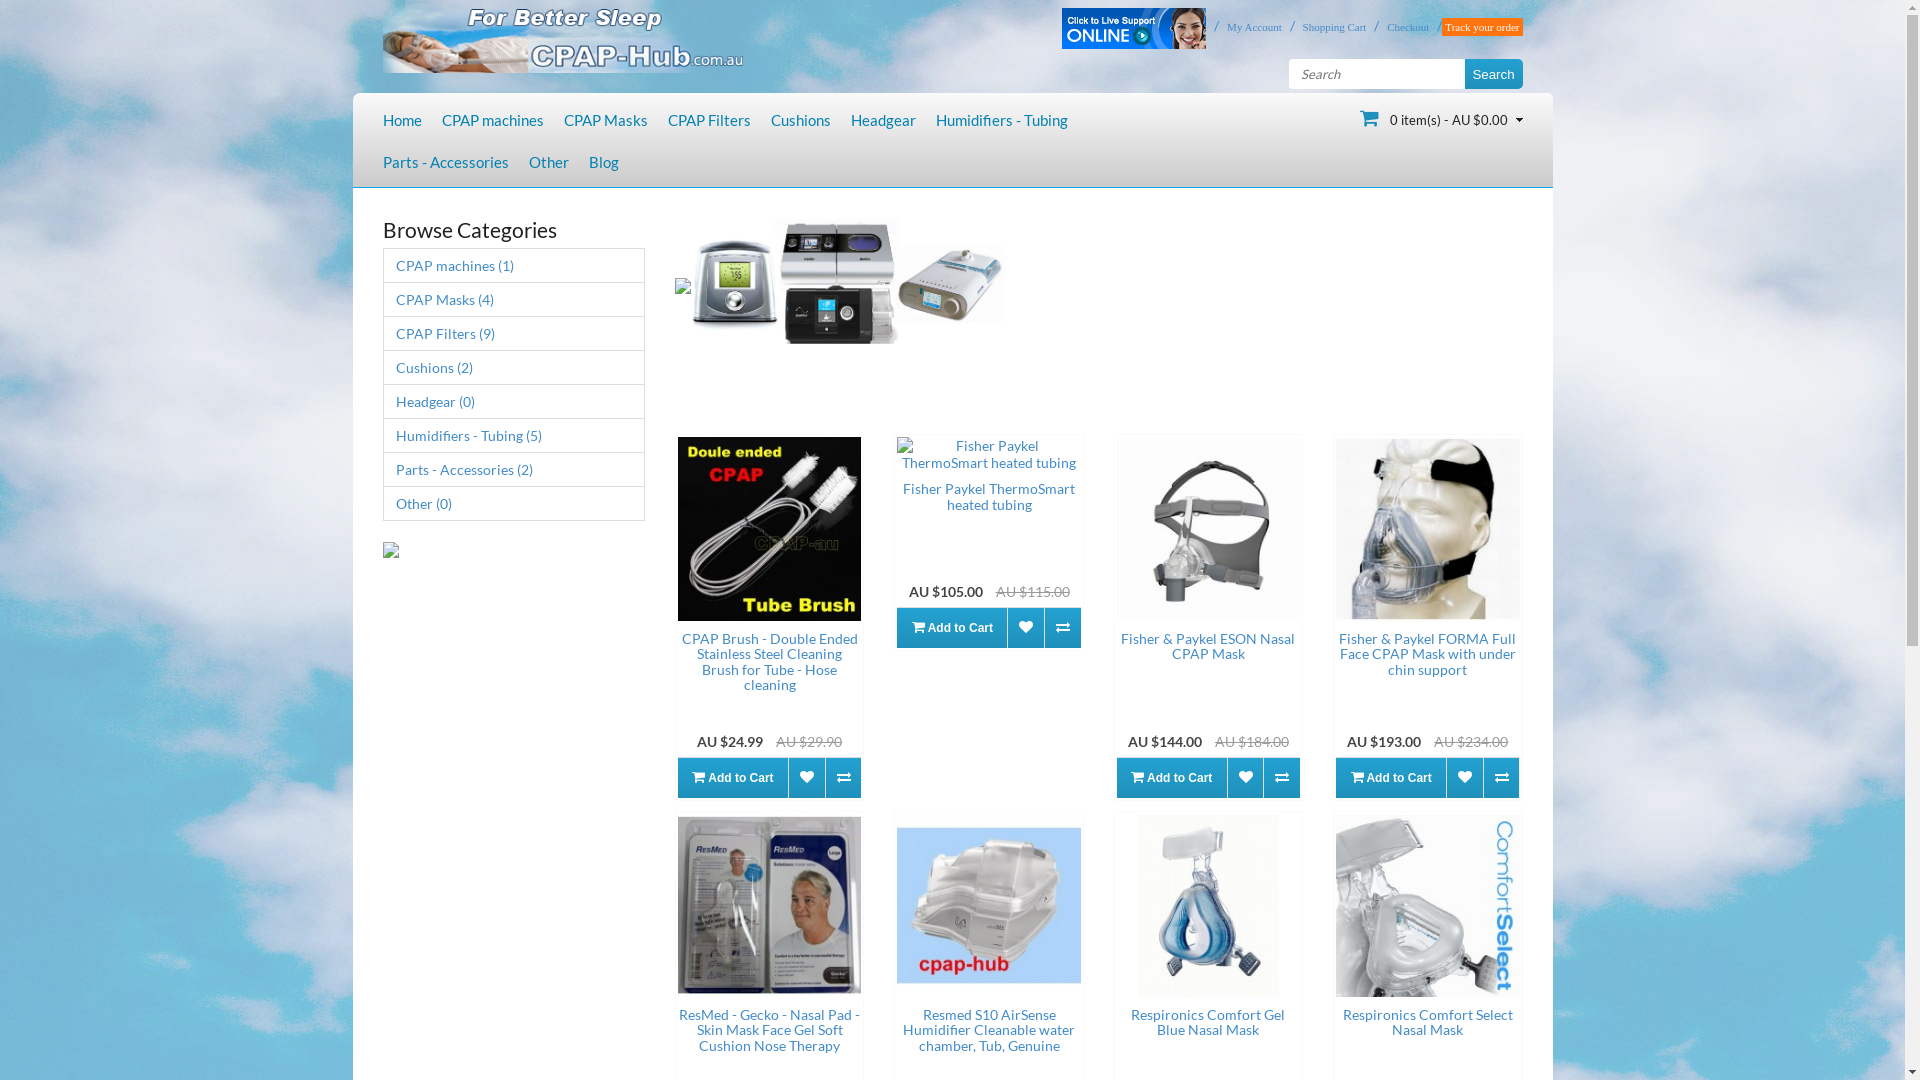 Image resolution: width=1920 pixels, height=1080 pixels. I want to click on 'Fisher  Paykel ThermoSmart heated tubing', so click(988, 454).